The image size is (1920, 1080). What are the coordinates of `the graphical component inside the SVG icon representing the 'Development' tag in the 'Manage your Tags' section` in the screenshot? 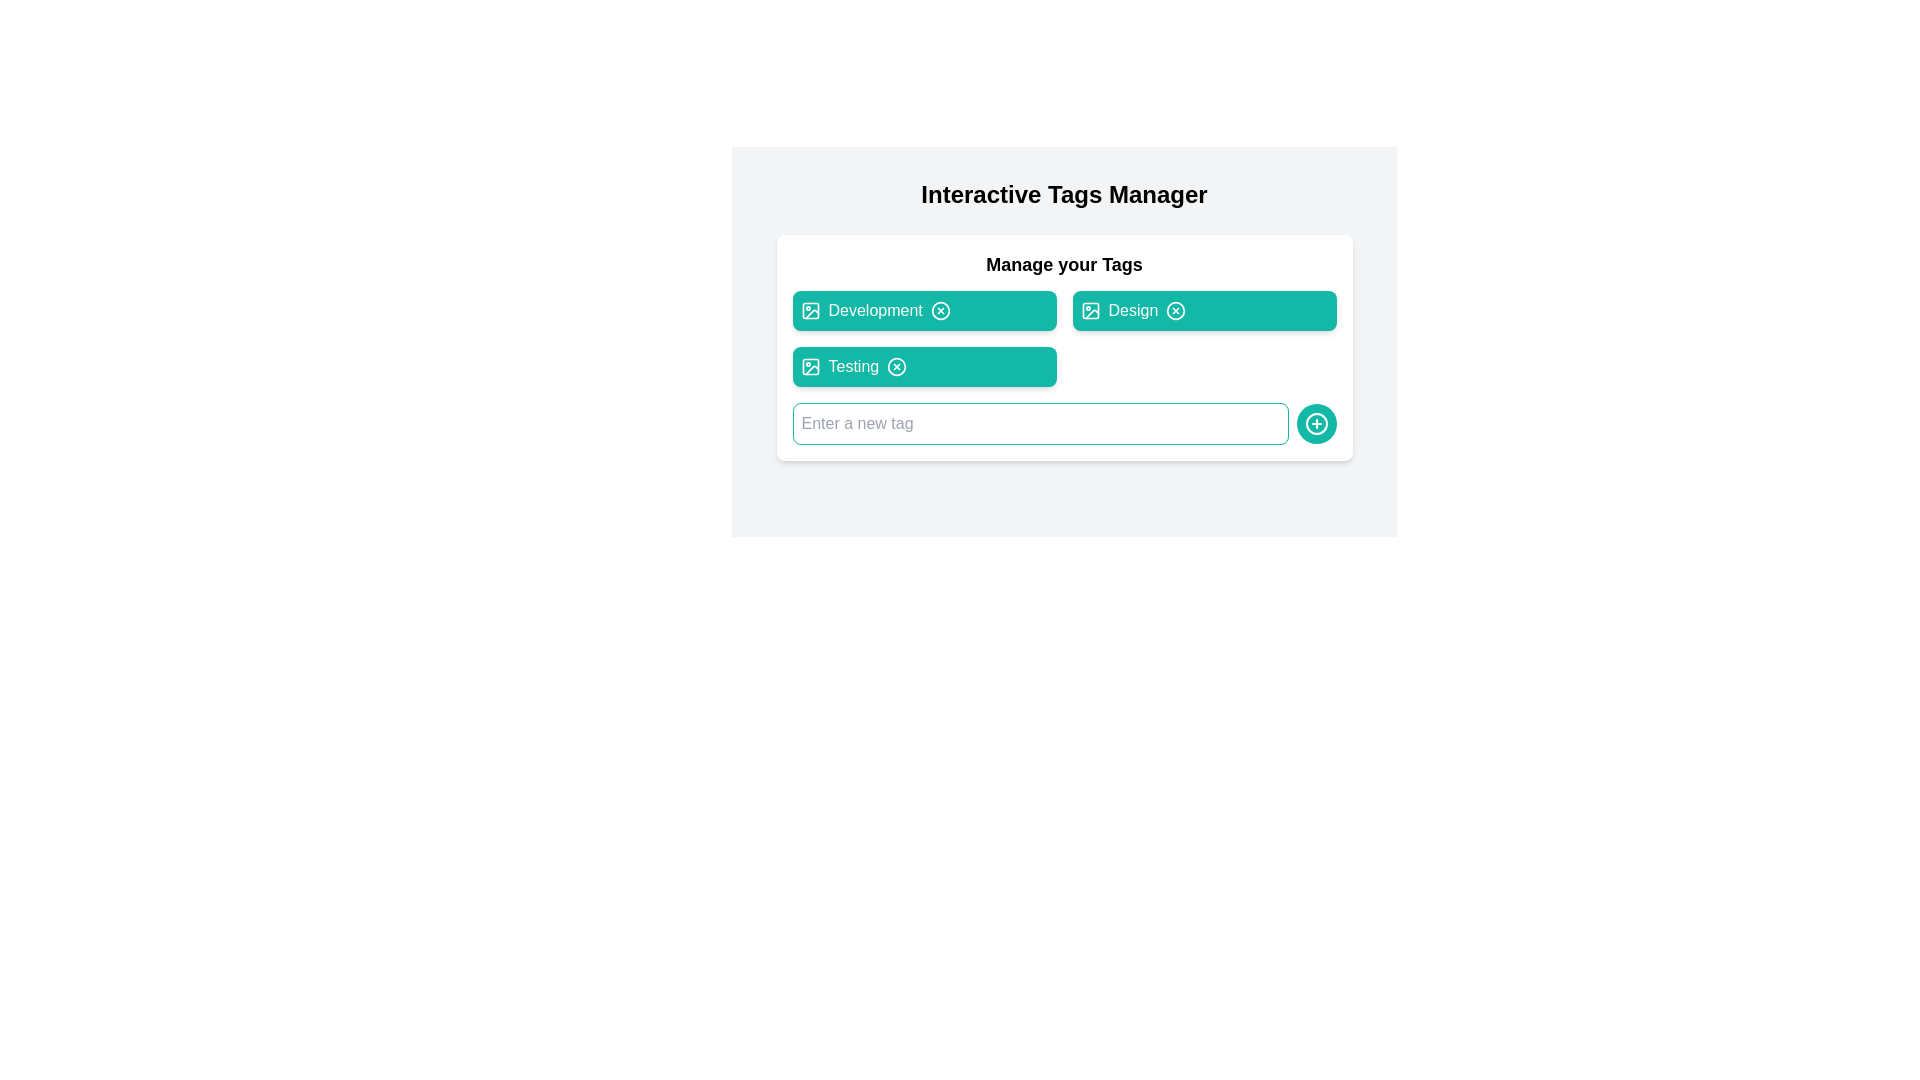 It's located at (810, 311).